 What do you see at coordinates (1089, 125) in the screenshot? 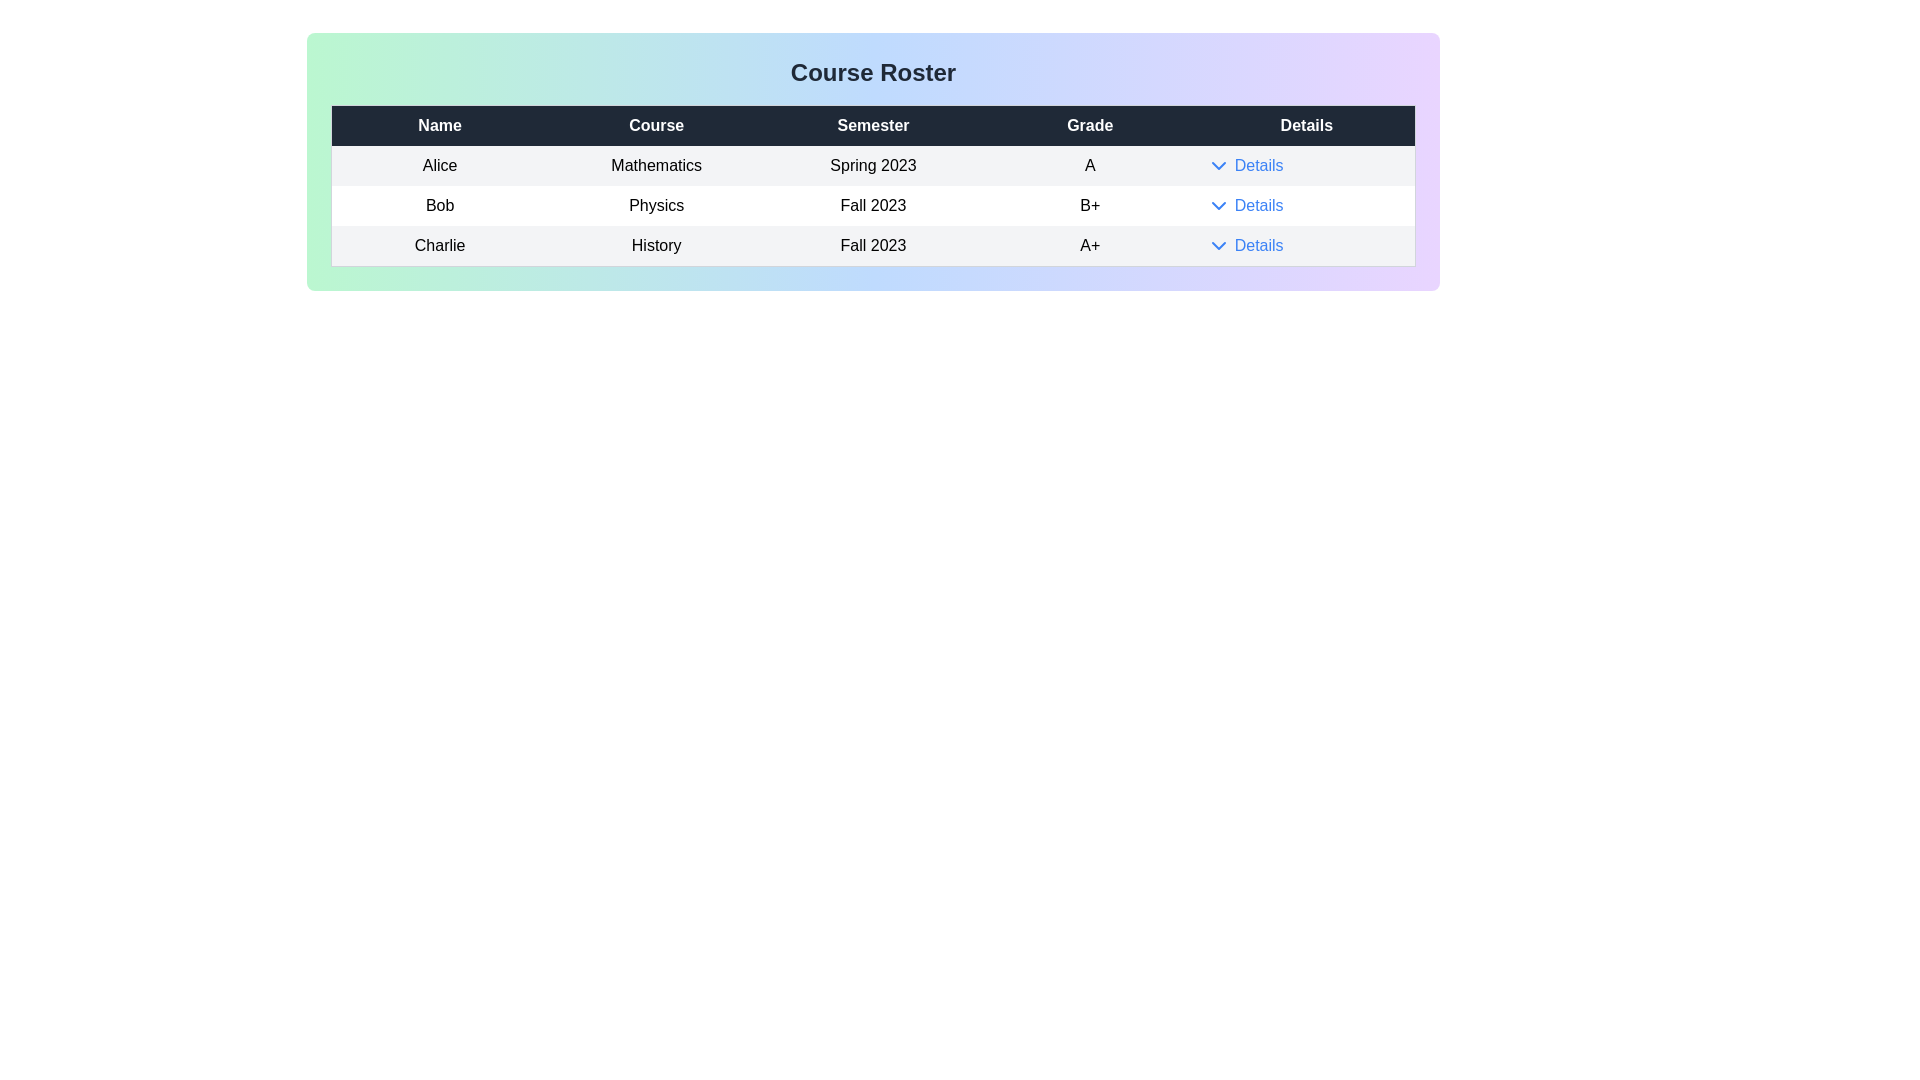
I see `the 'Grade' column header in the table, which is styled with a dark background and white text, located between 'Semester' and 'Details'` at bounding box center [1089, 125].